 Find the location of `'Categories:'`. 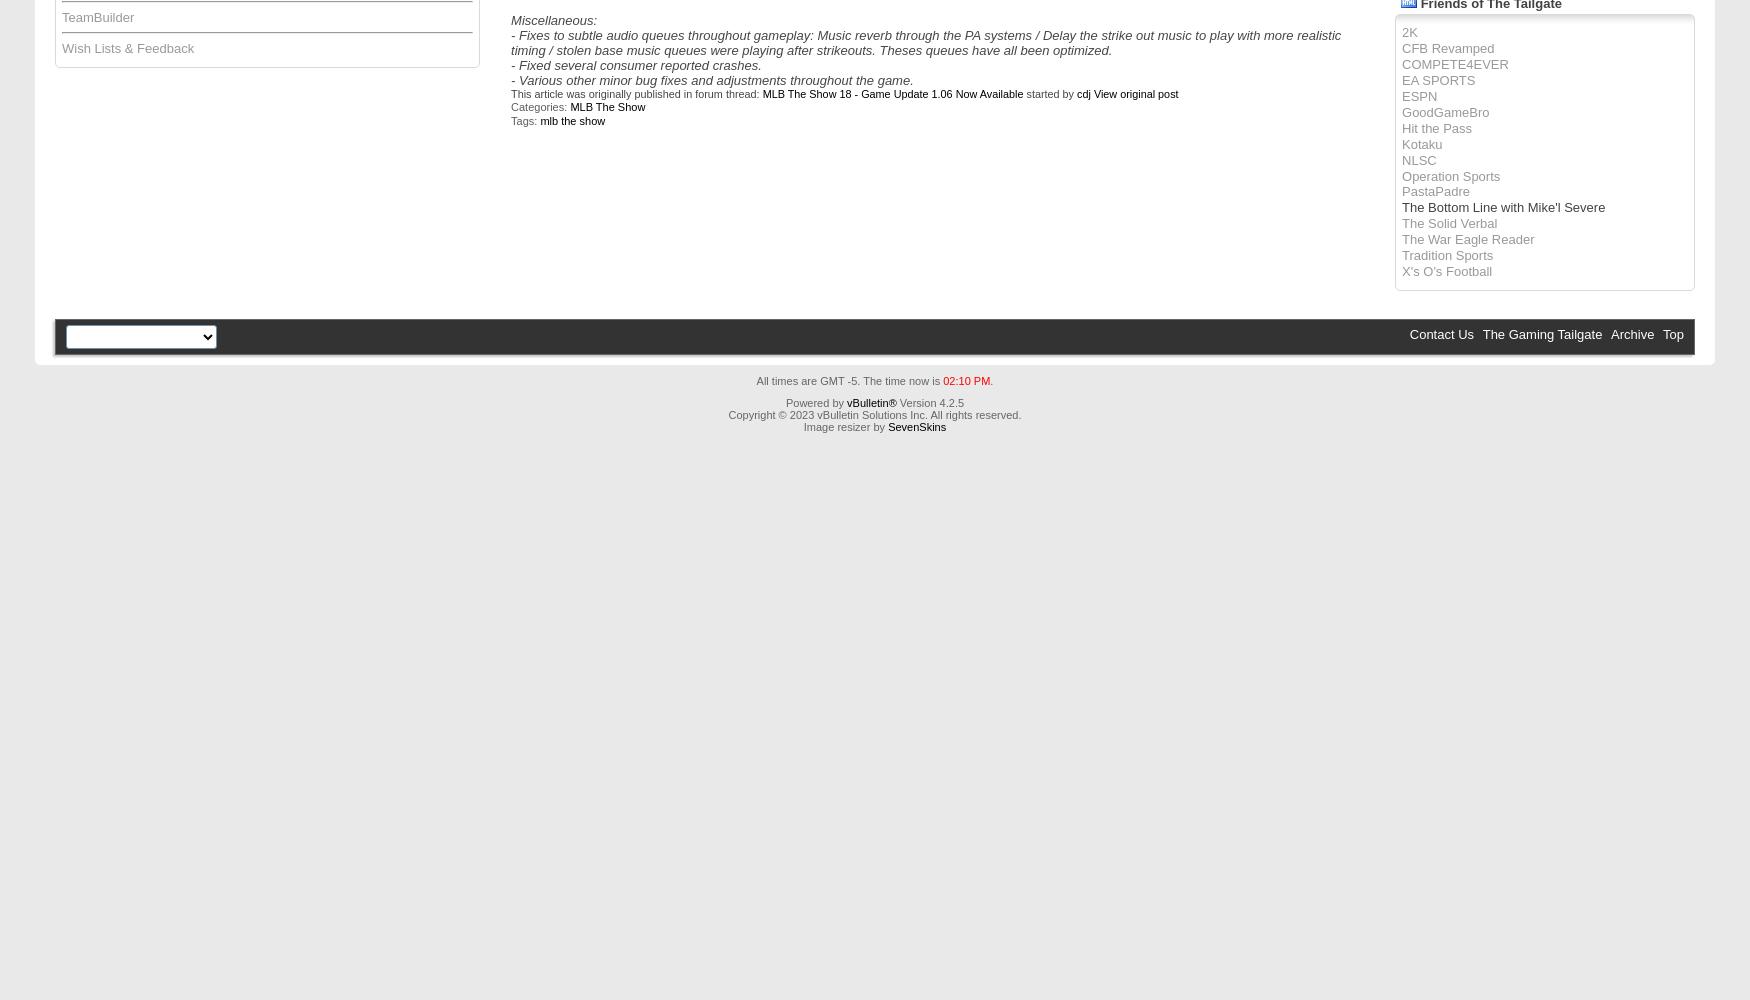

'Categories:' is located at coordinates (538, 106).